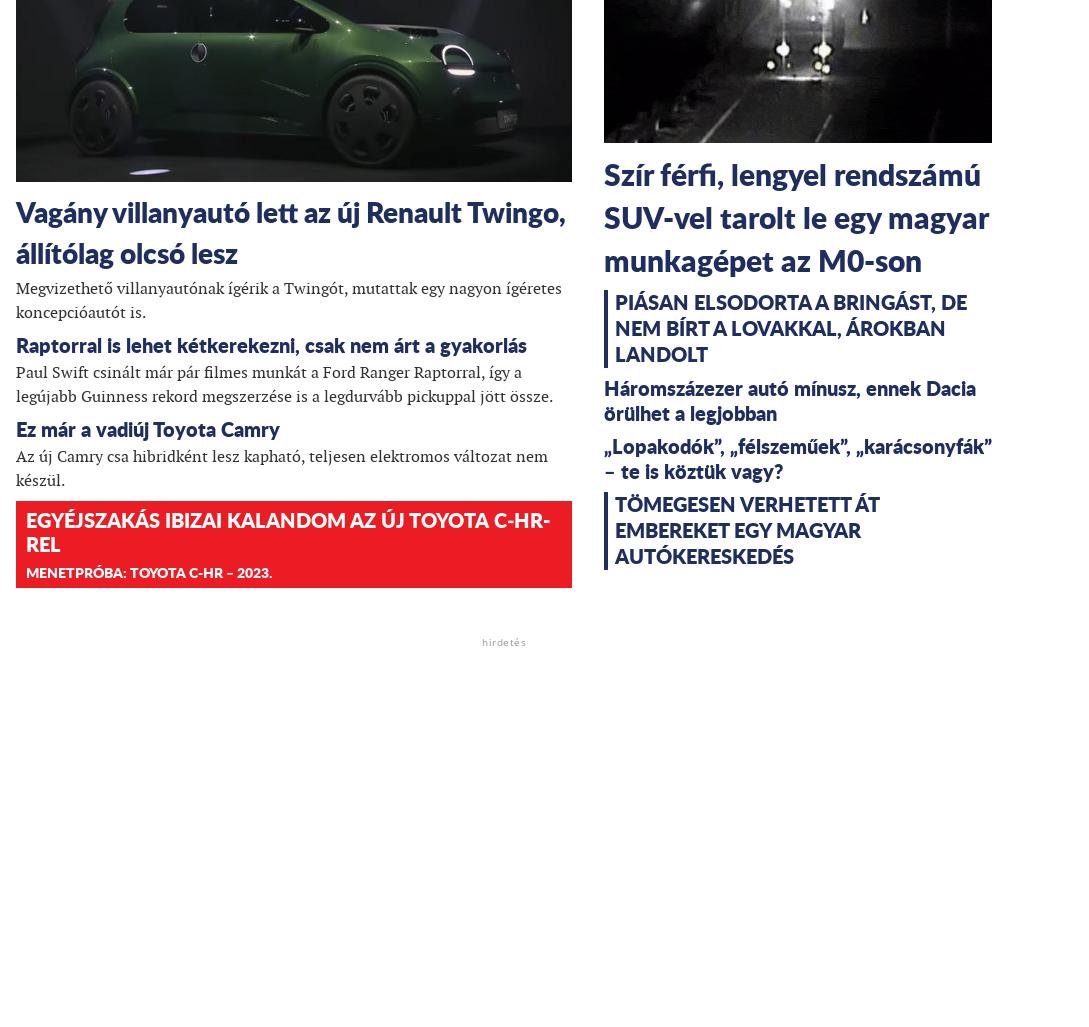 The width and height of the screenshot is (1089, 1027). Describe the element at coordinates (283, 383) in the screenshot. I see `'Paul Swift csinált már pár filmes munkát a Ford Ranger Raptorral, így a legújabb Guinness rekord megszerzése is a legdurvább pickuppal jött össze.'` at that location.